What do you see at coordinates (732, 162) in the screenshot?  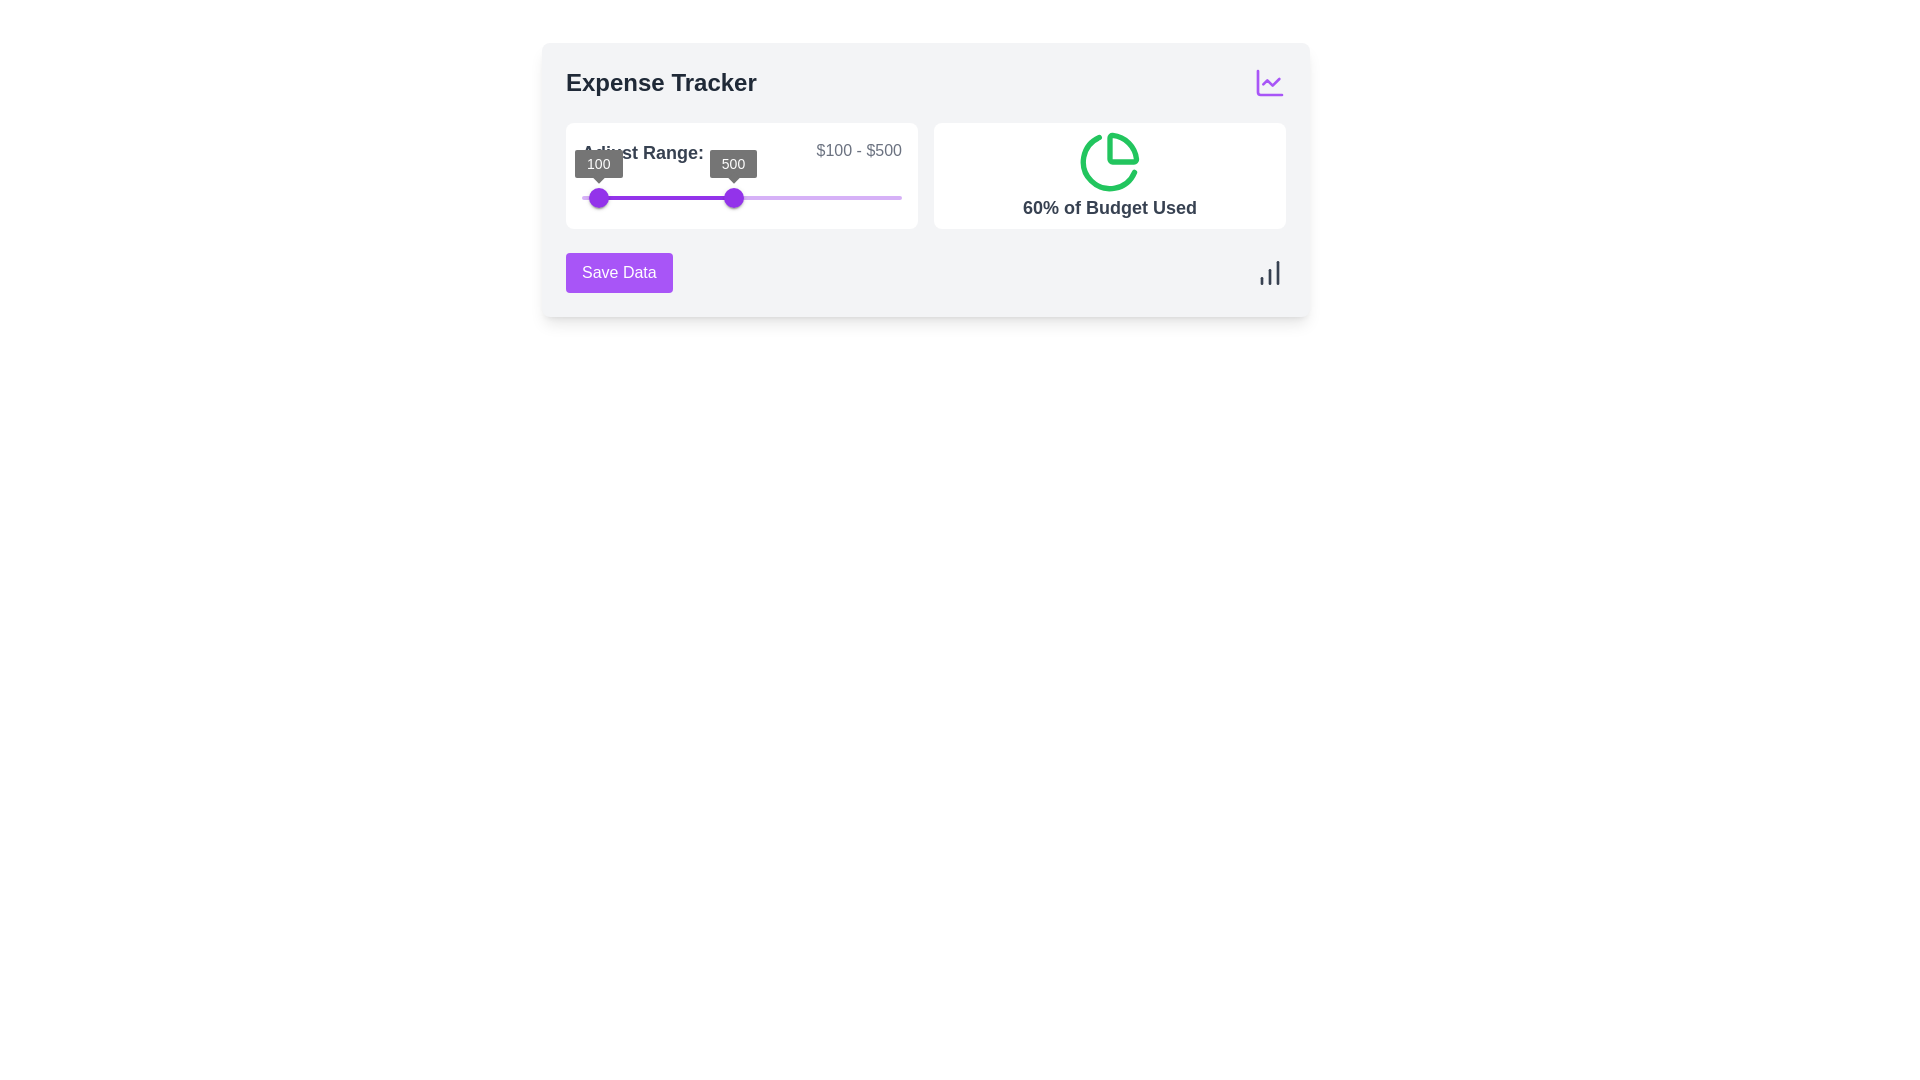 I see `the circular label displaying the numeric value '500', which is located above the right handle of the purple slider in the 'Adjust Range' section` at bounding box center [732, 162].